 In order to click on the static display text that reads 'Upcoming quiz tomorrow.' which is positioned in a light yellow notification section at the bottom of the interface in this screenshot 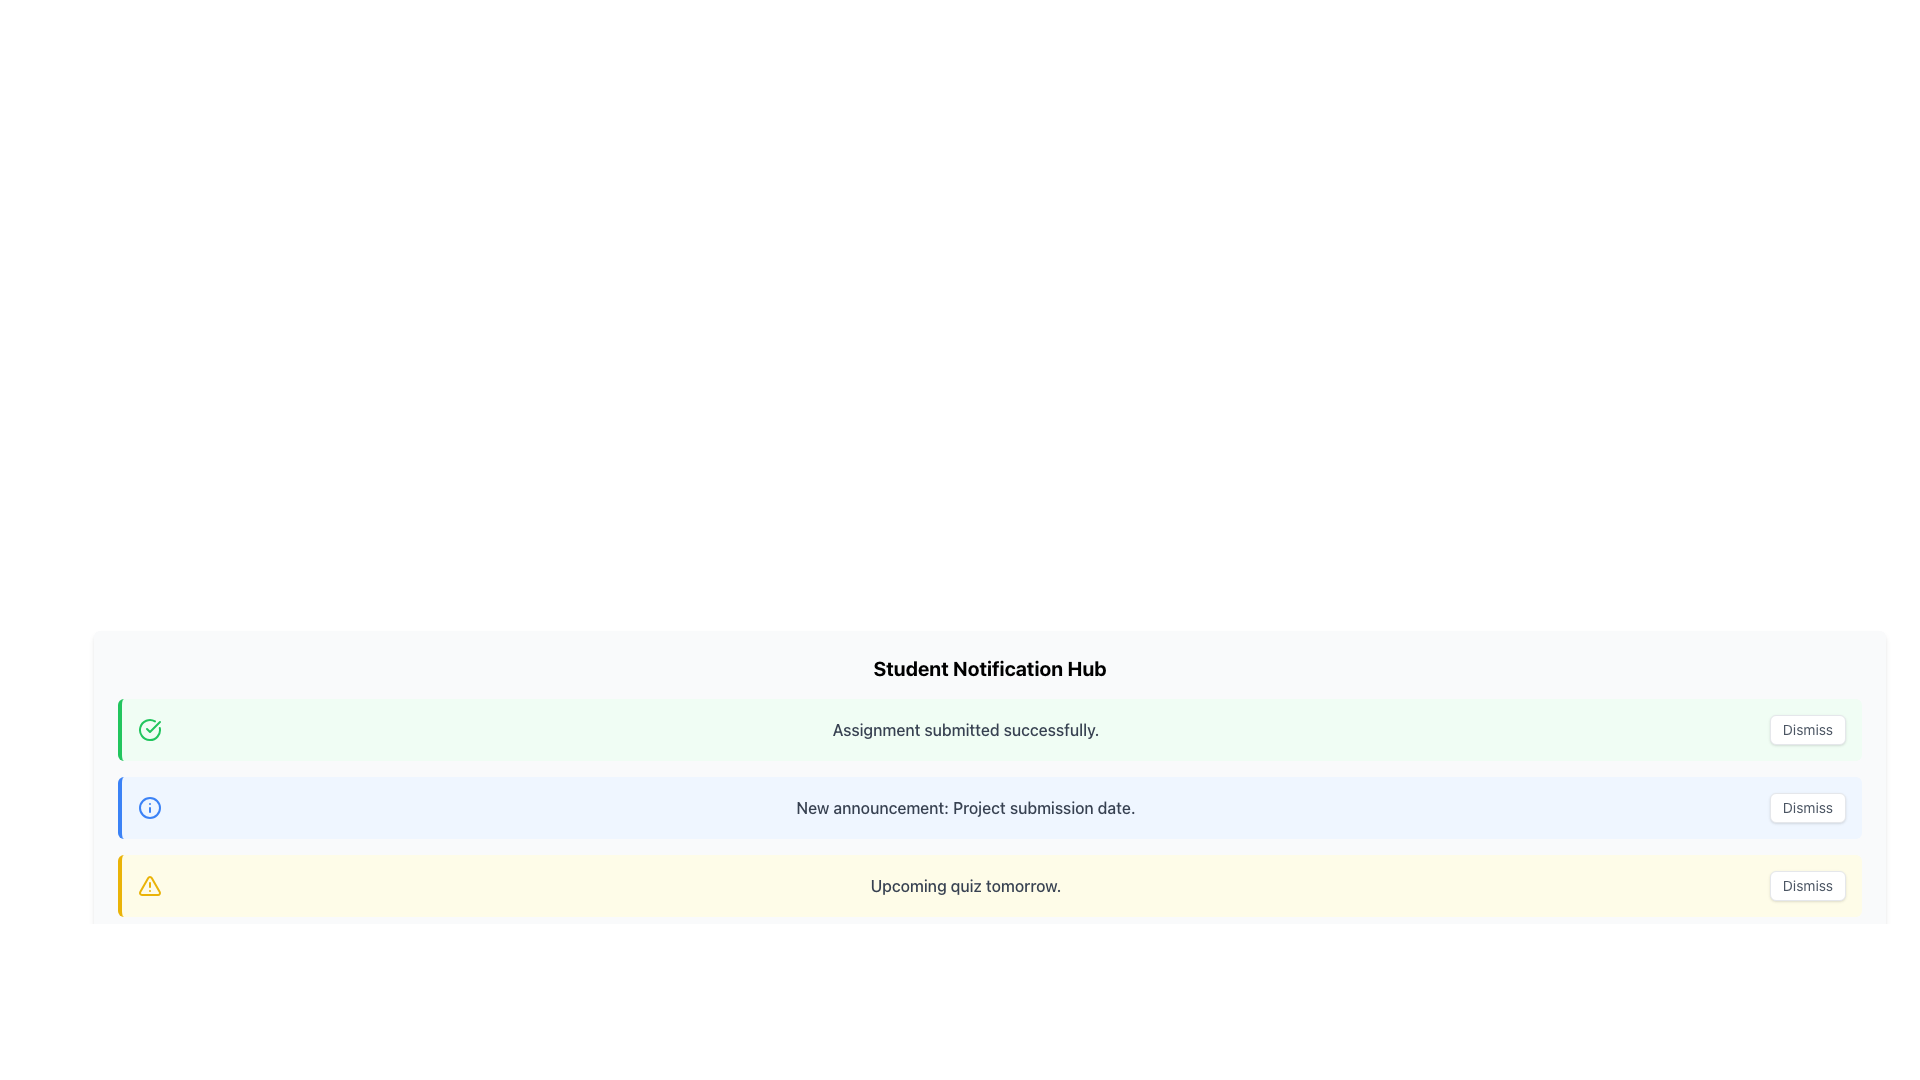, I will do `click(965, 885)`.